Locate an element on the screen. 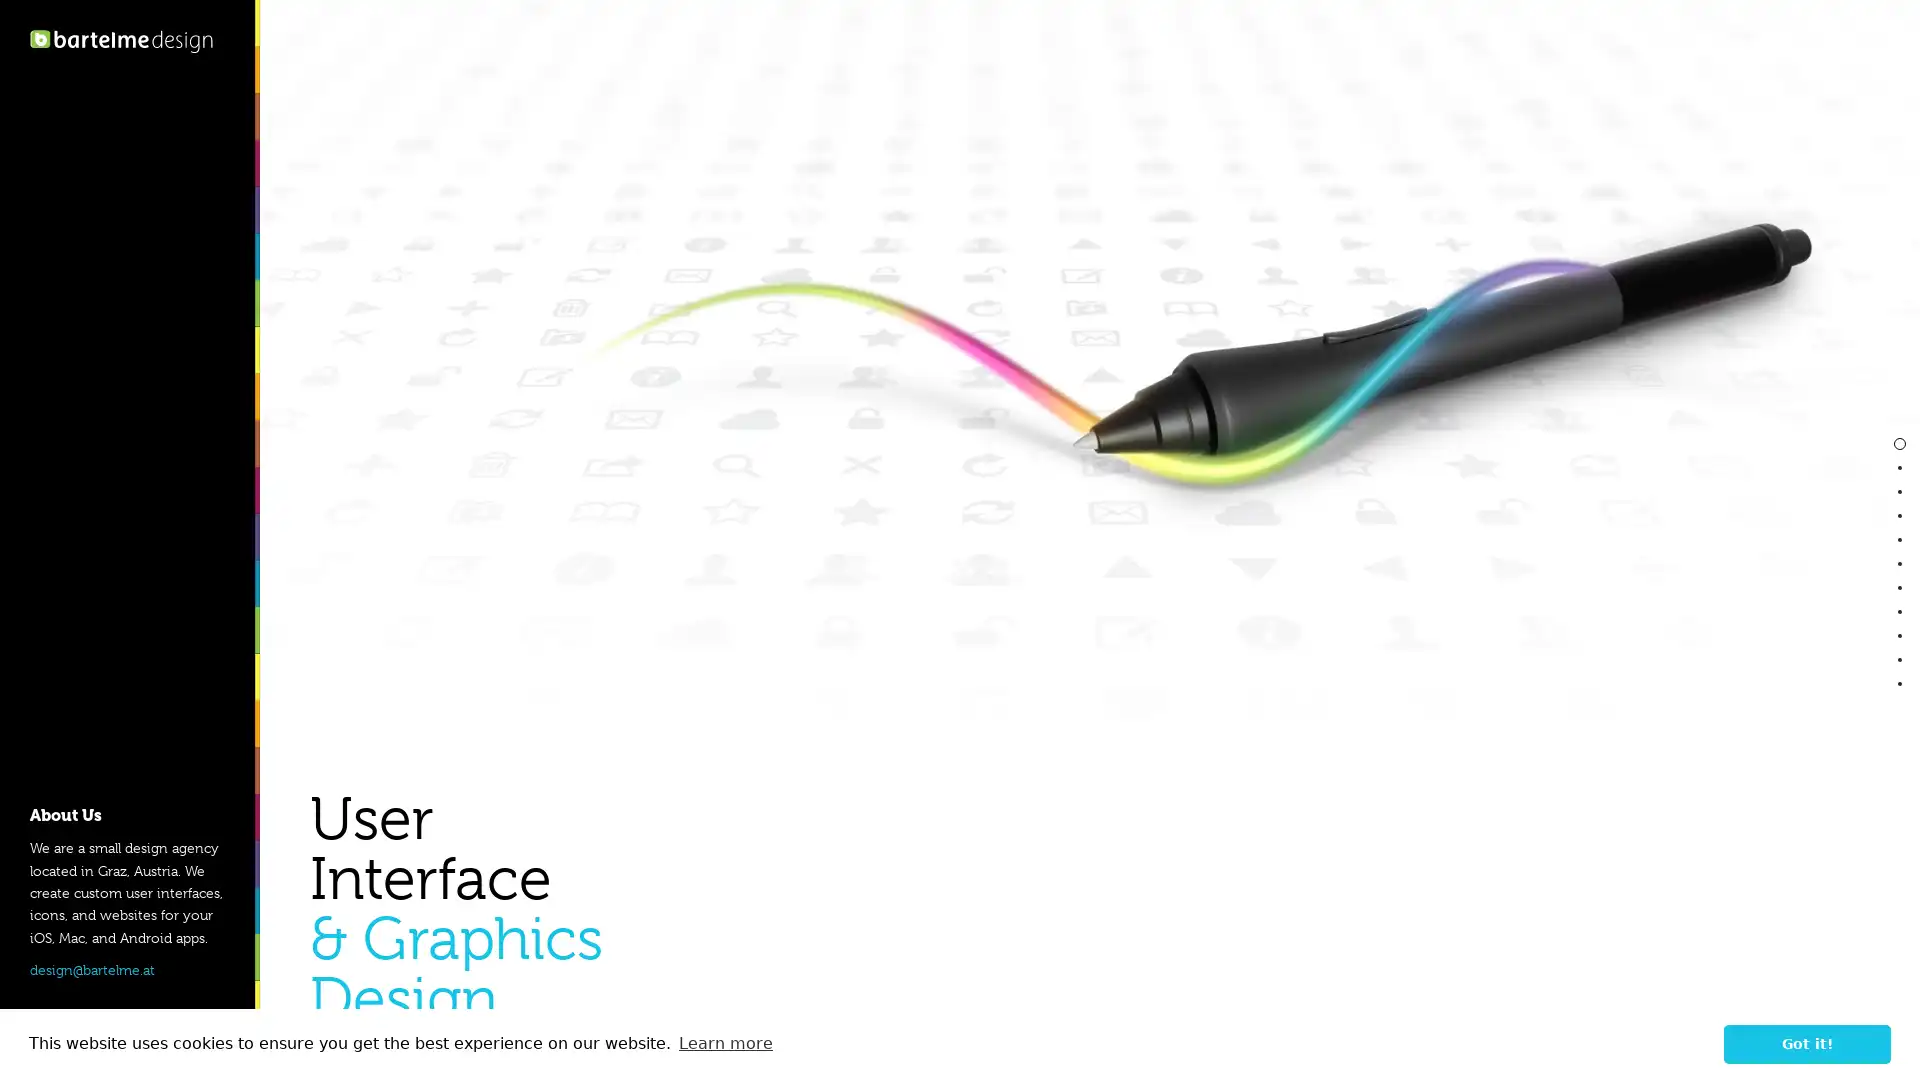 This screenshot has height=1080, width=1920. learn more about cookies is located at coordinates (724, 1043).